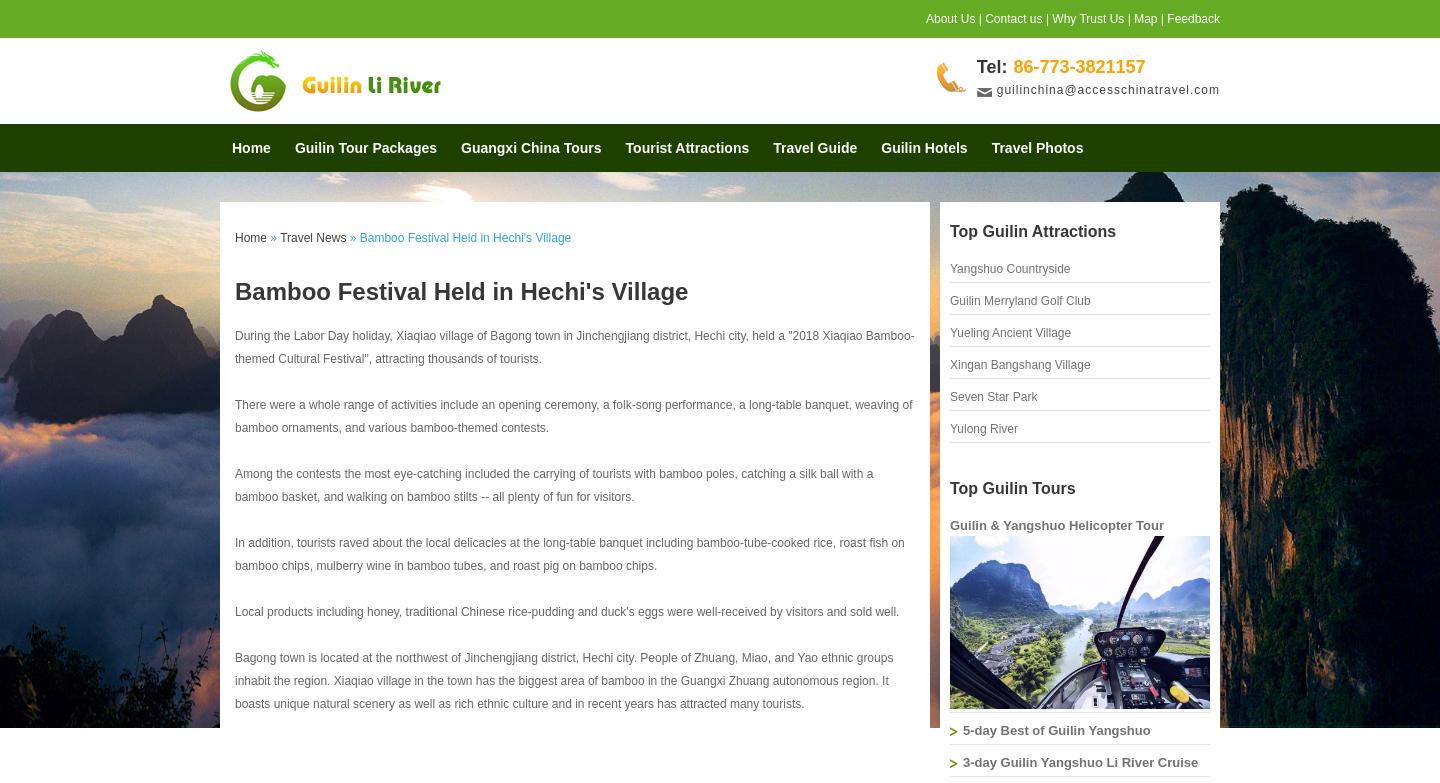 This screenshot has width=1440, height=783. What do you see at coordinates (924, 147) in the screenshot?
I see `'Guilin Hotels'` at bounding box center [924, 147].